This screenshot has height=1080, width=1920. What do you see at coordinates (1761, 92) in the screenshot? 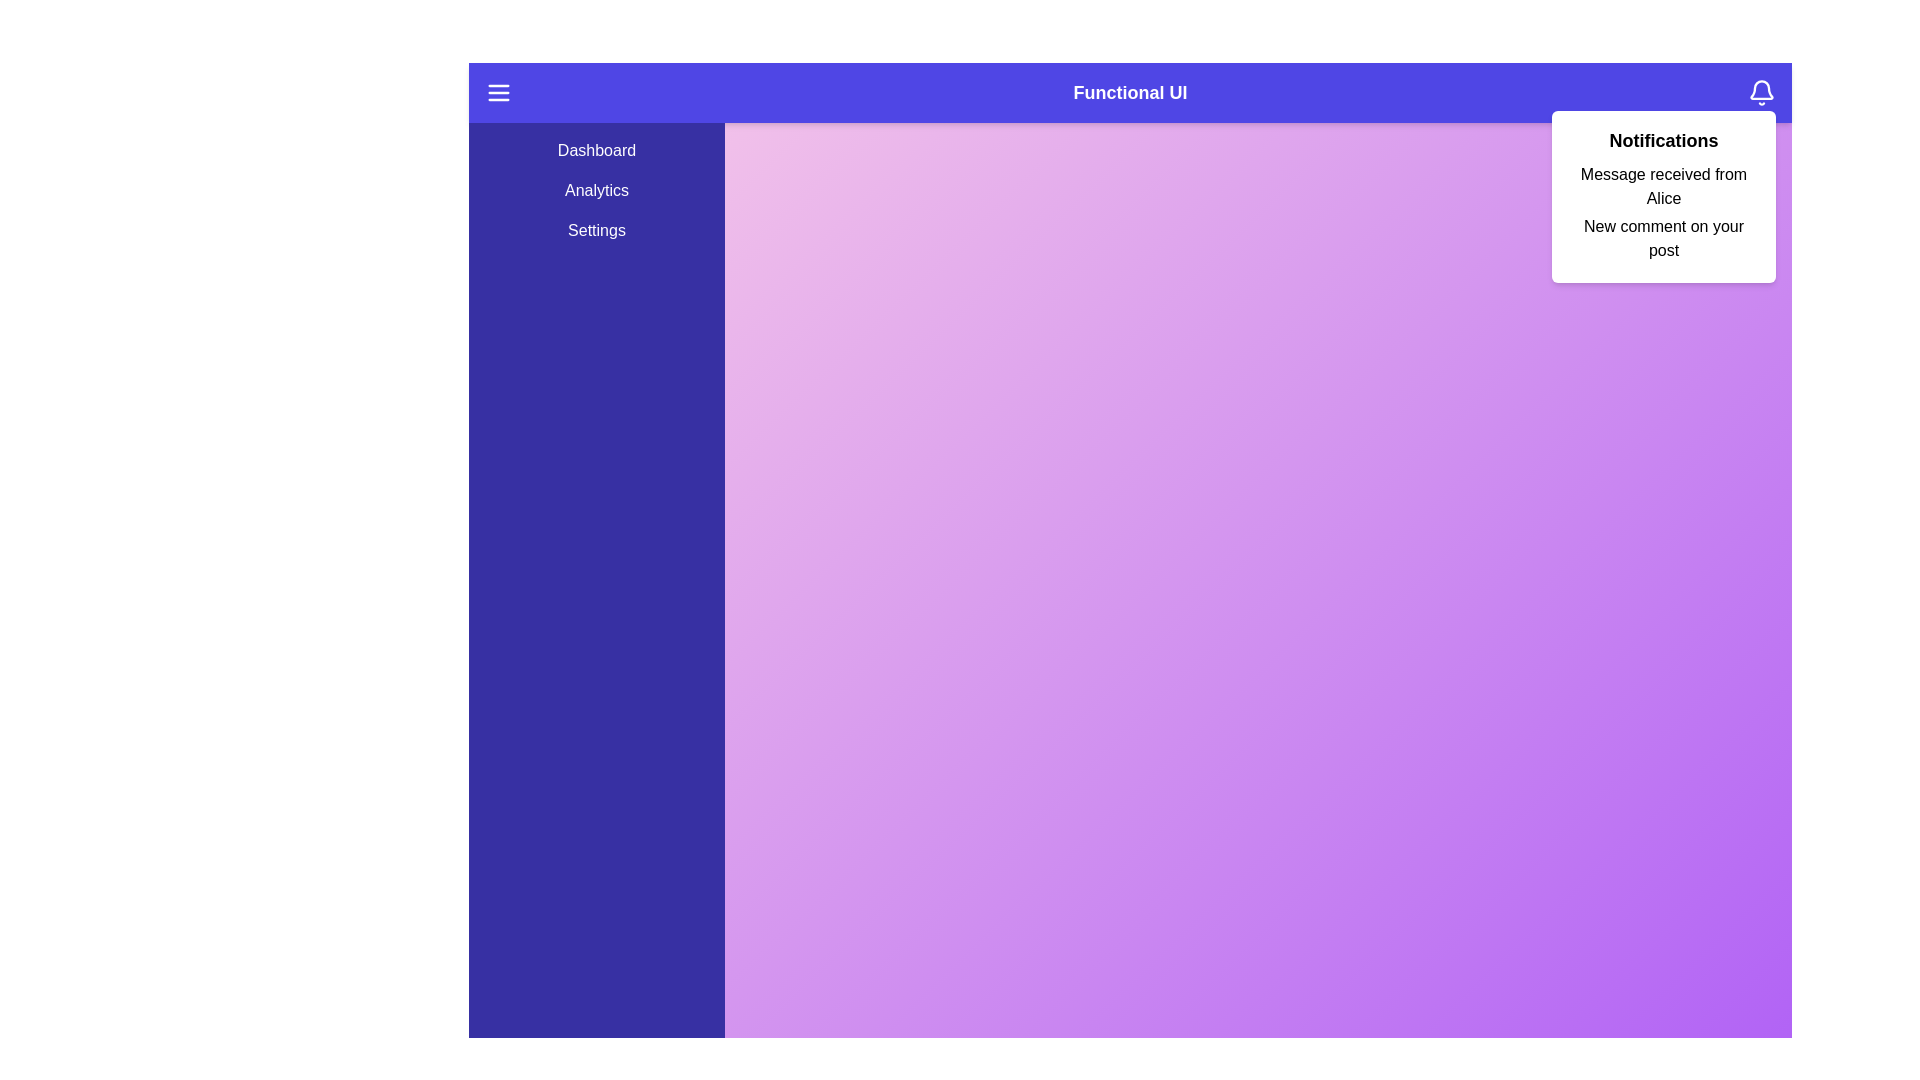
I see `the bell icon to toggle the notifications panel` at bounding box center [1761, 92].